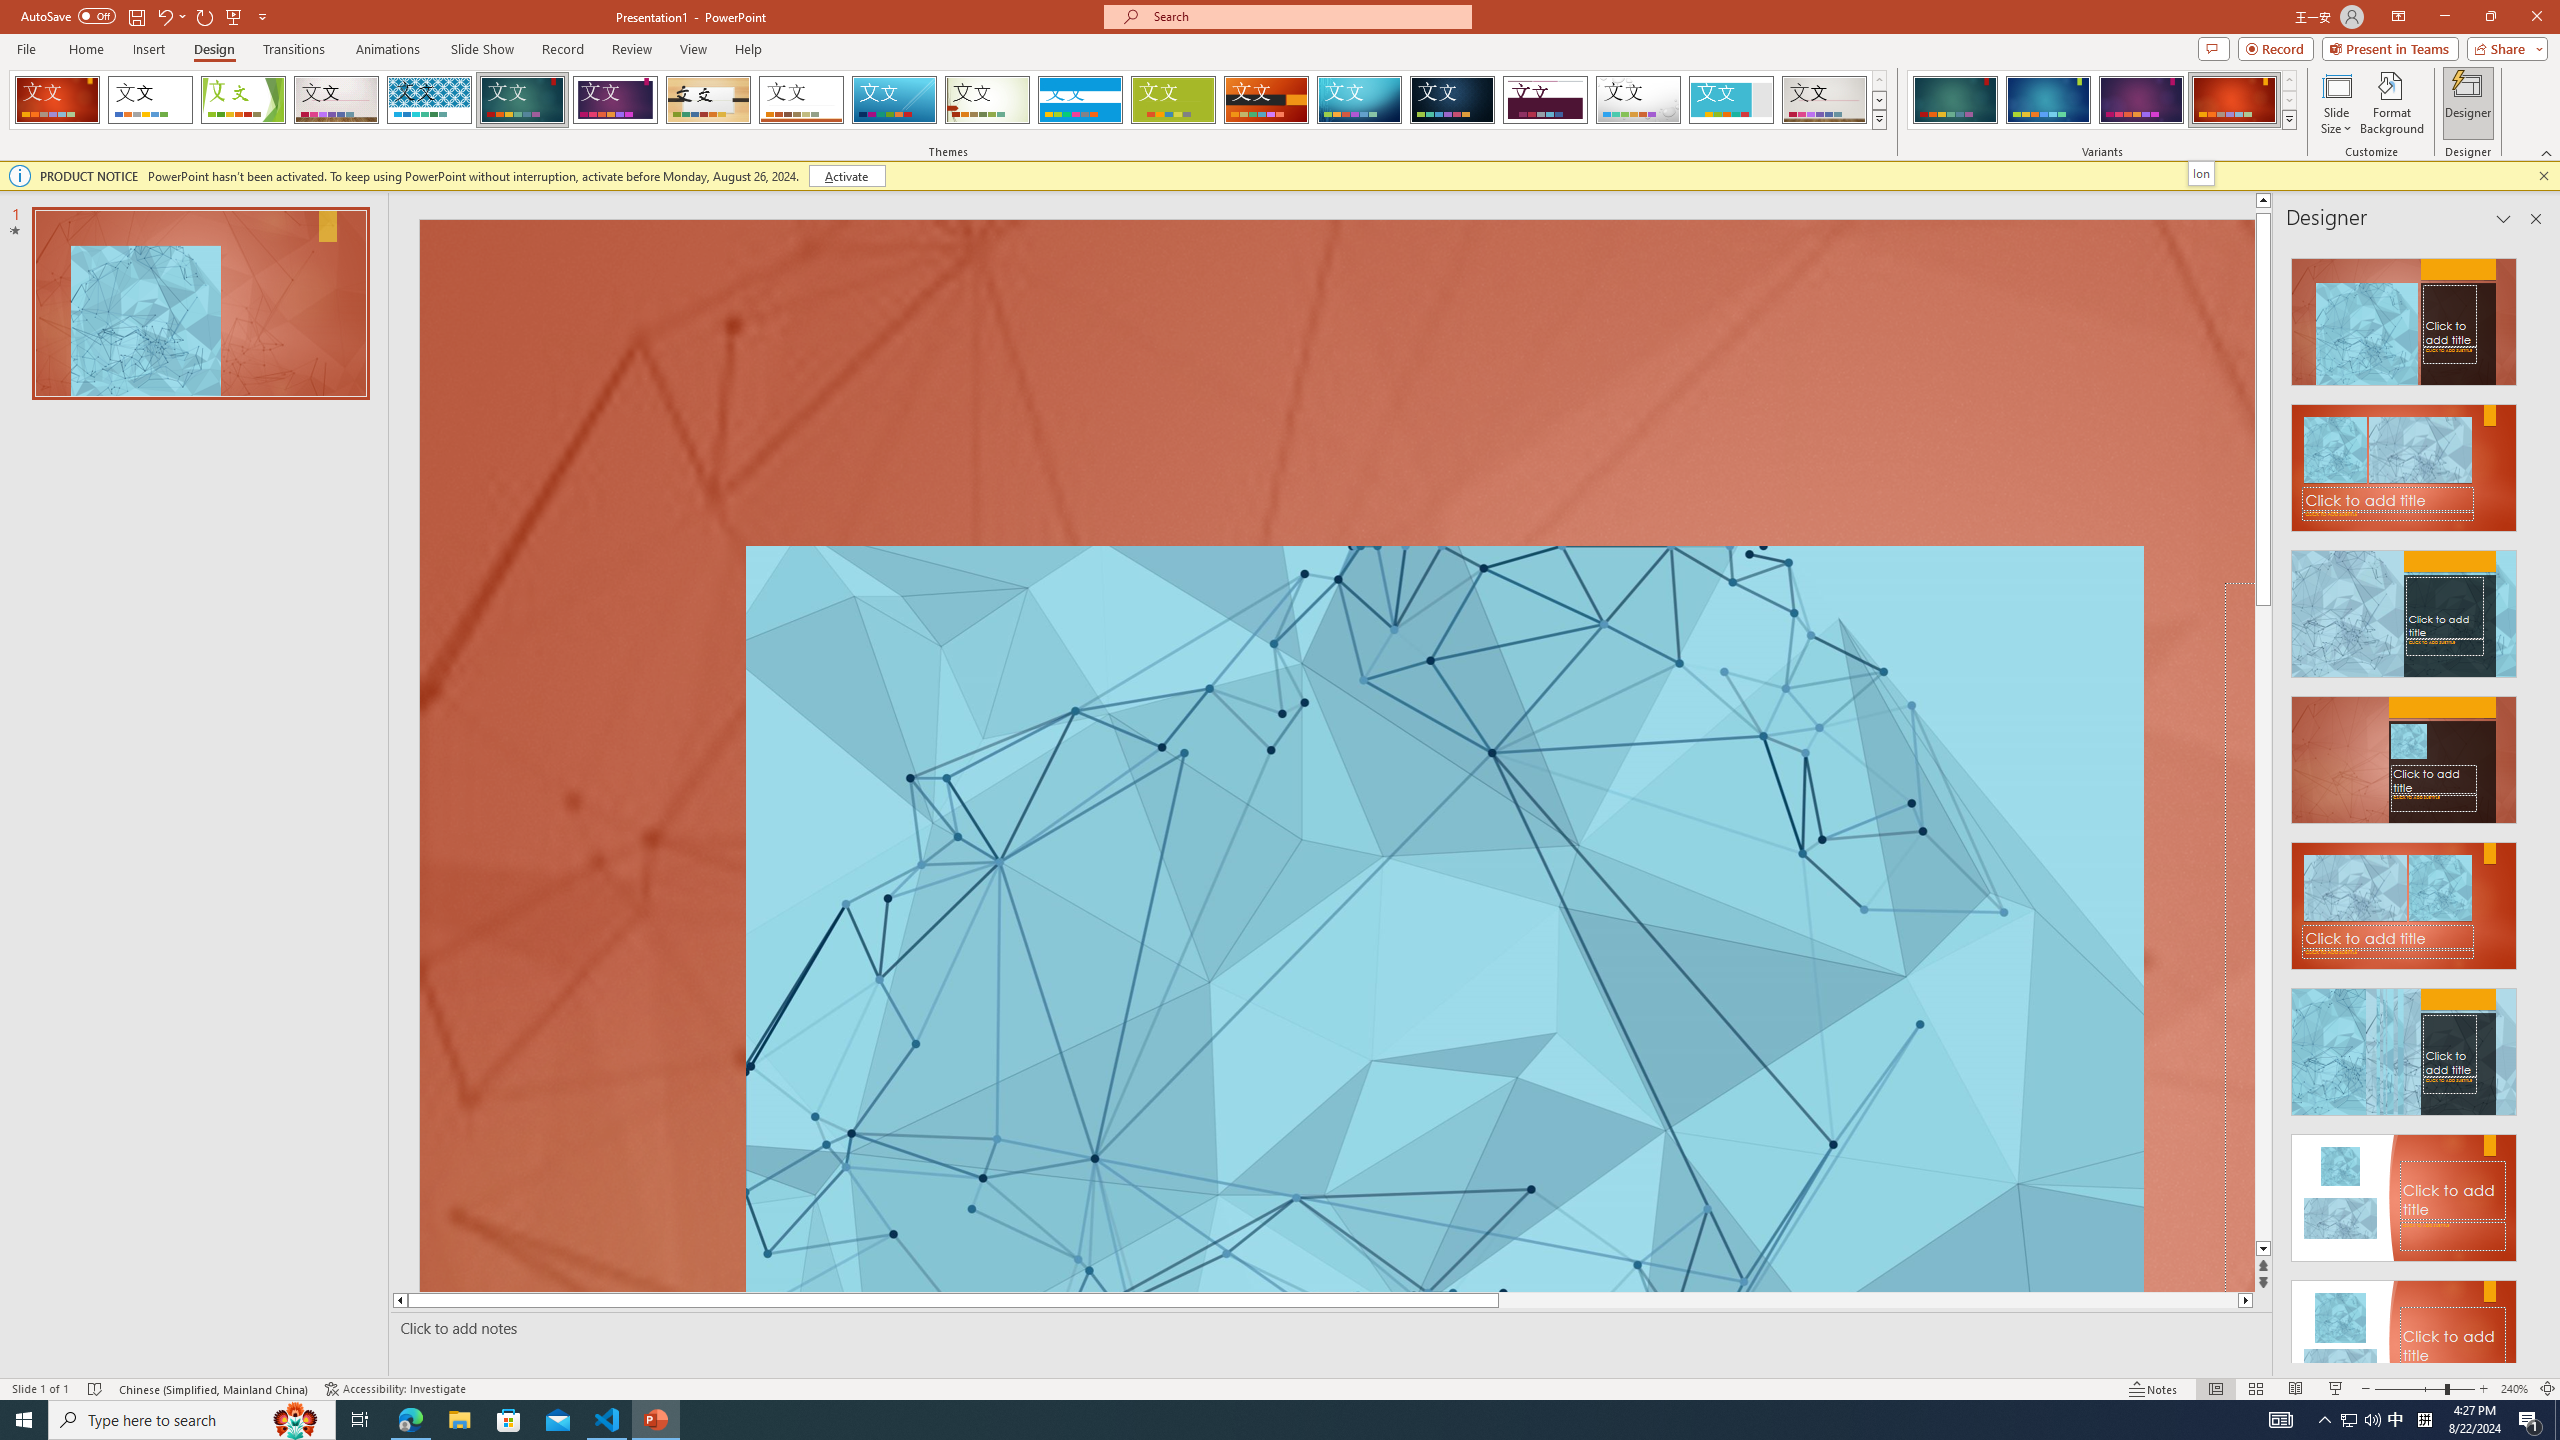 The width and height of the screenshot is (2560, 1440). Describe the element at coordinates (1358, 99) in the screenshot. I see `'Circuit'` at that location.